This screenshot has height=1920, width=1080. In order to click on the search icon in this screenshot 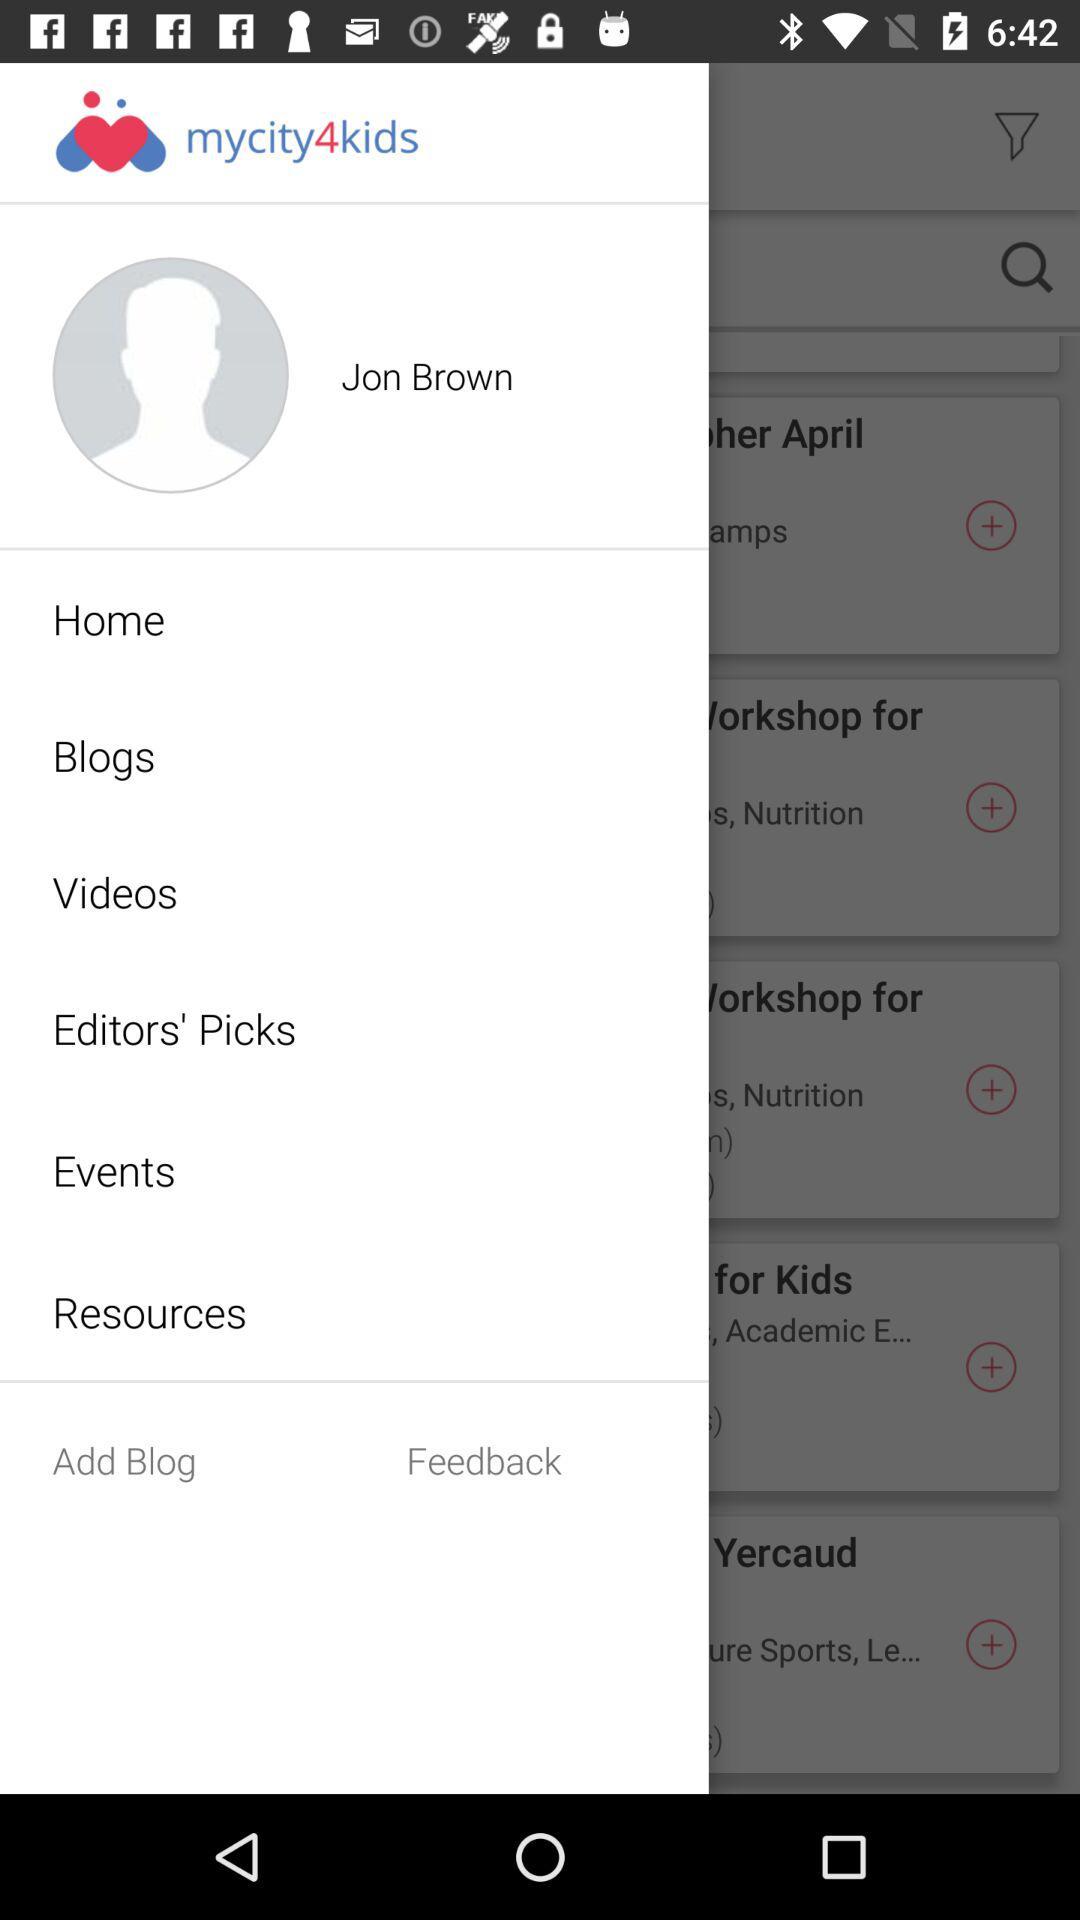, I will do `click(1027, 266)`.